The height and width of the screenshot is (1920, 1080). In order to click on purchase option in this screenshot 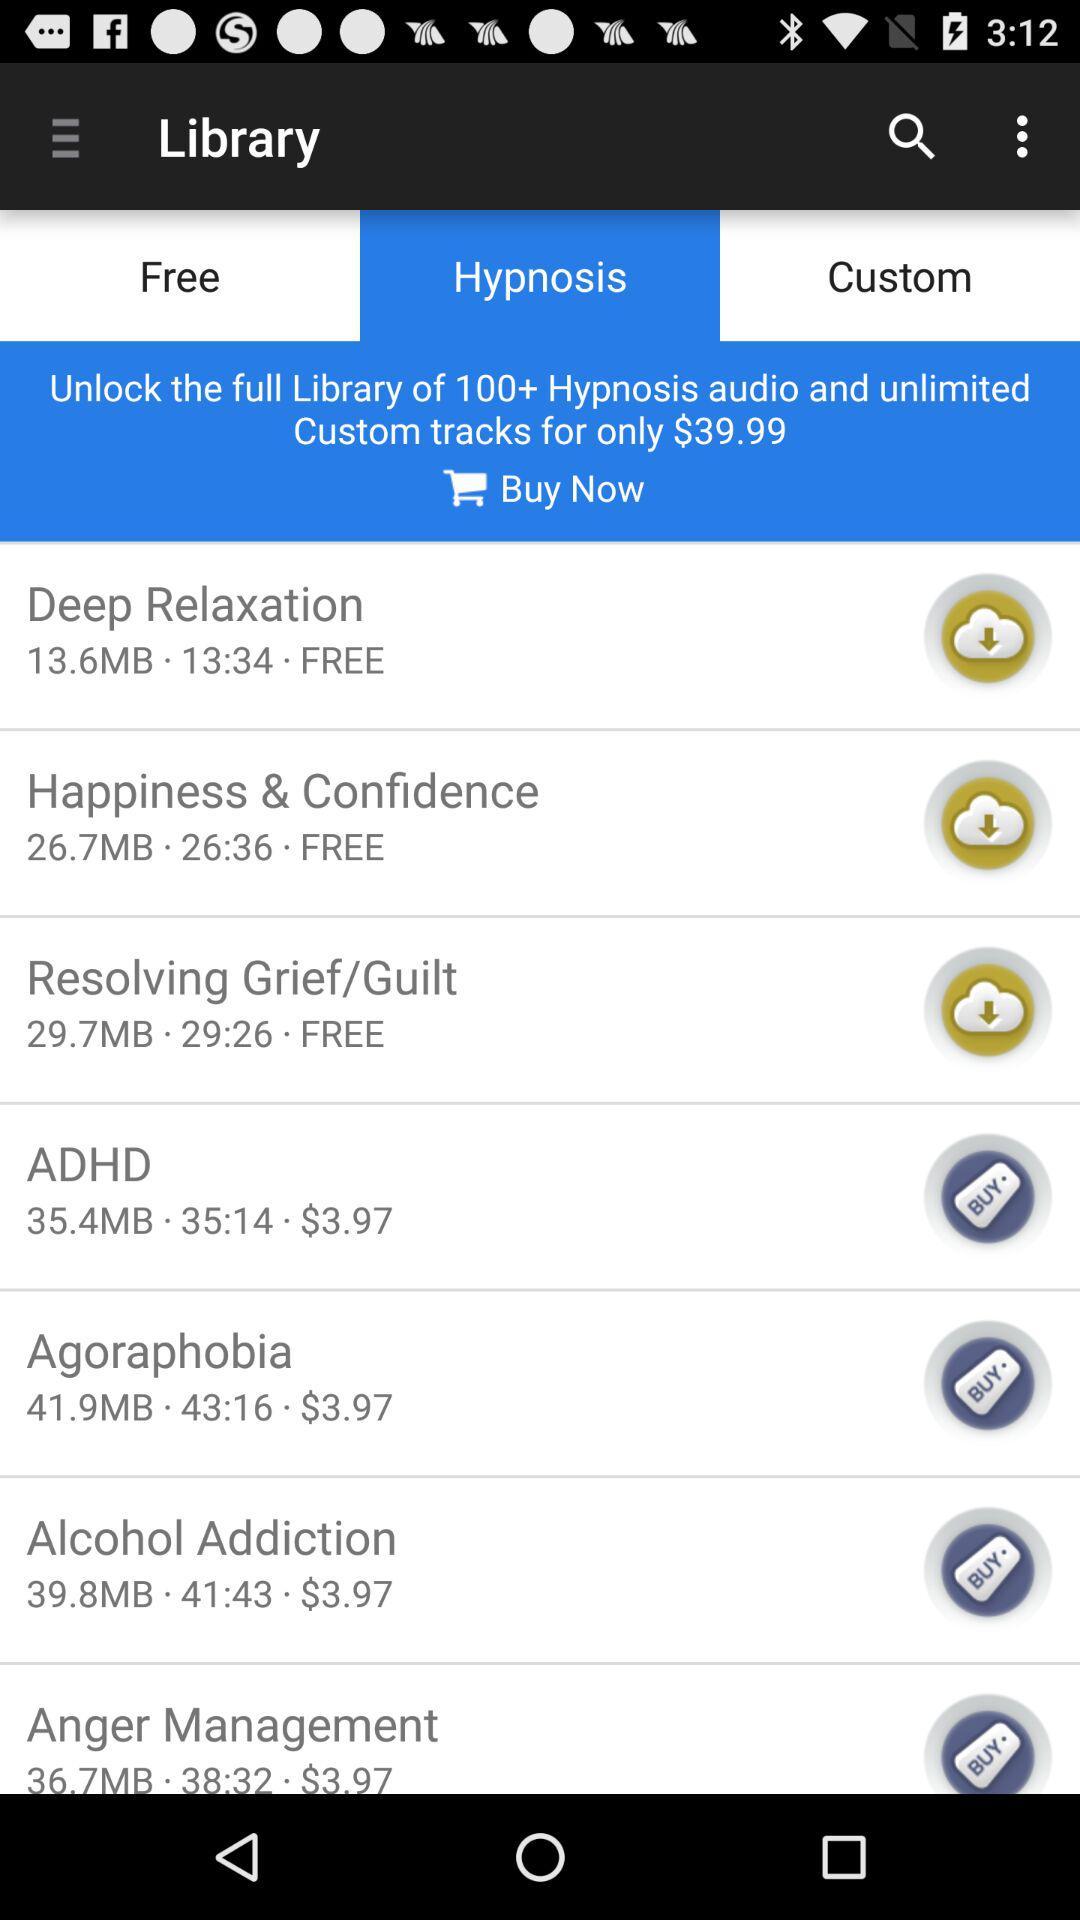, I will do `click(987, 1569)`.